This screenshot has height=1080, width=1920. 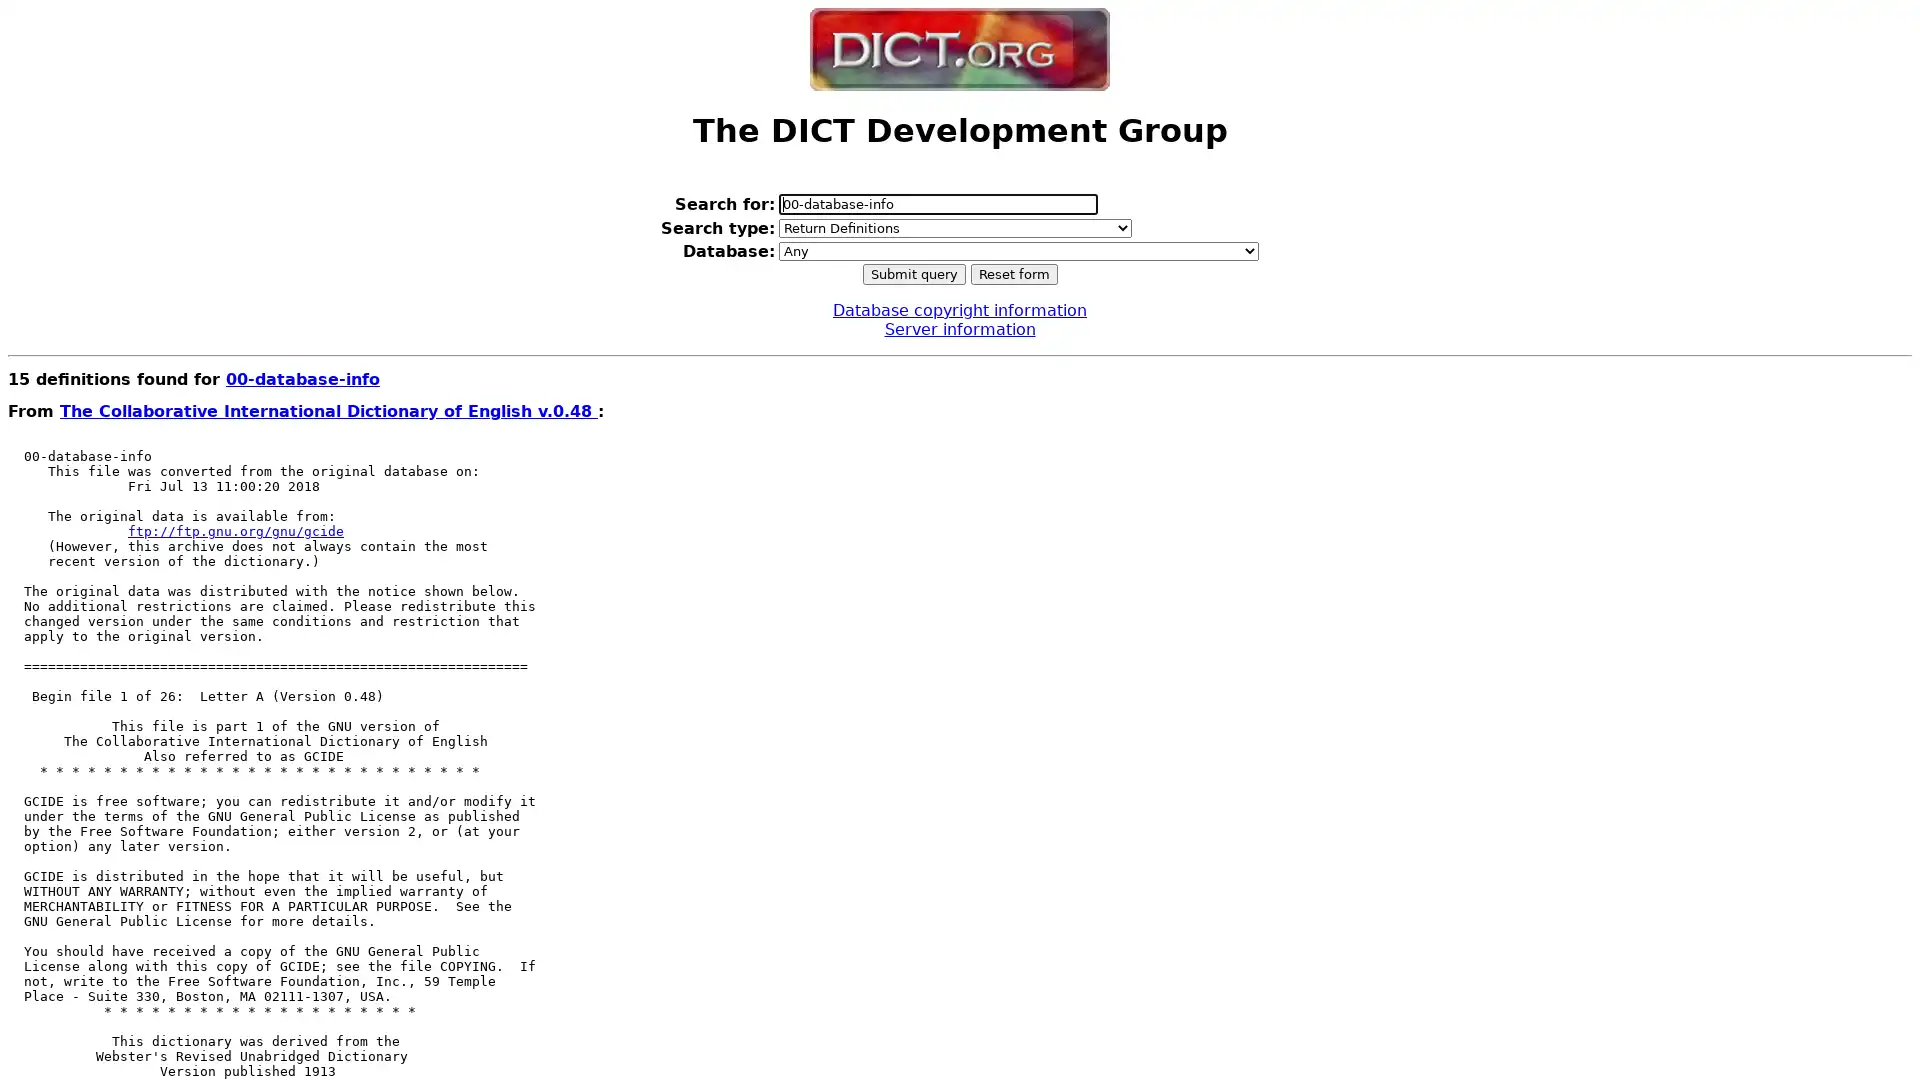 I want to click on Reset form, so click(x=1013, y=273).